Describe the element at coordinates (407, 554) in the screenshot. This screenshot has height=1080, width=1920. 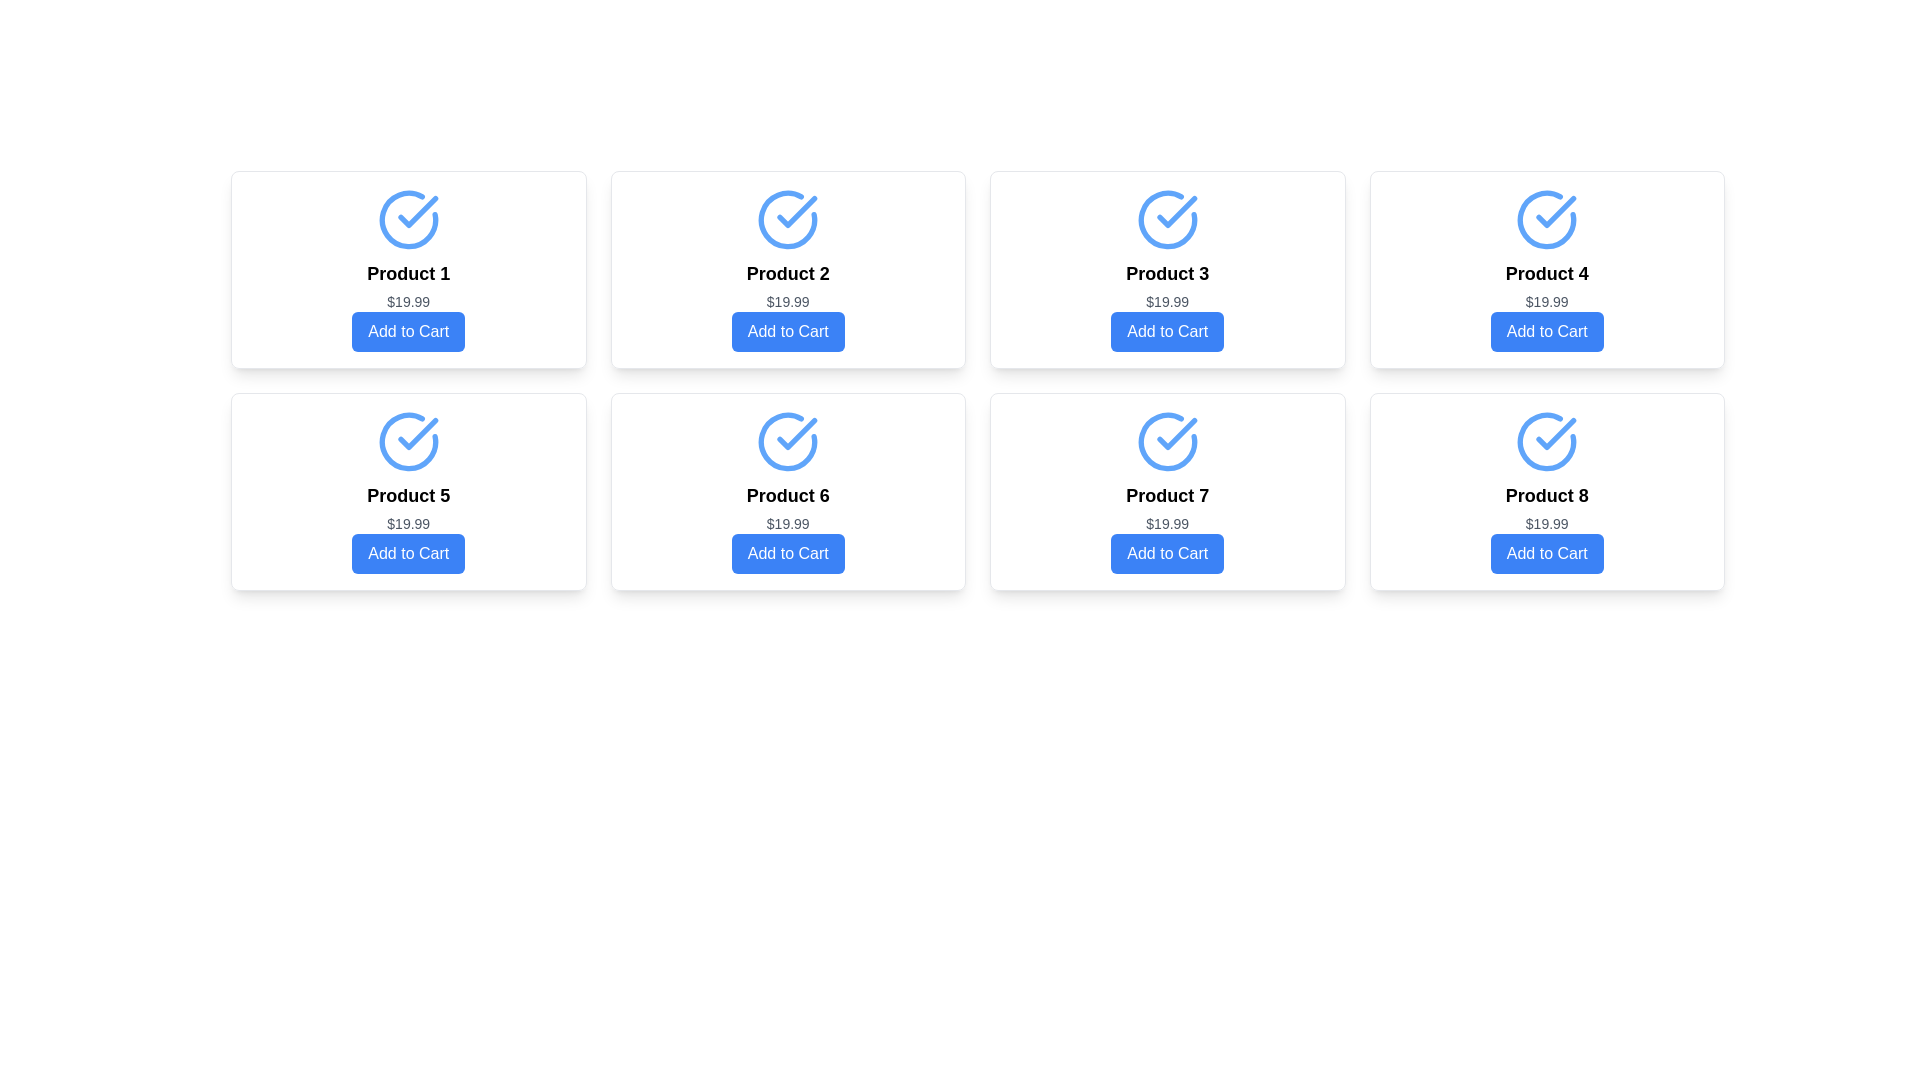
I see `the blue rectangular button labeled 'Add to Cart' located in the product card for 'Product 5' priced at $19.99 to change its color` at that location.